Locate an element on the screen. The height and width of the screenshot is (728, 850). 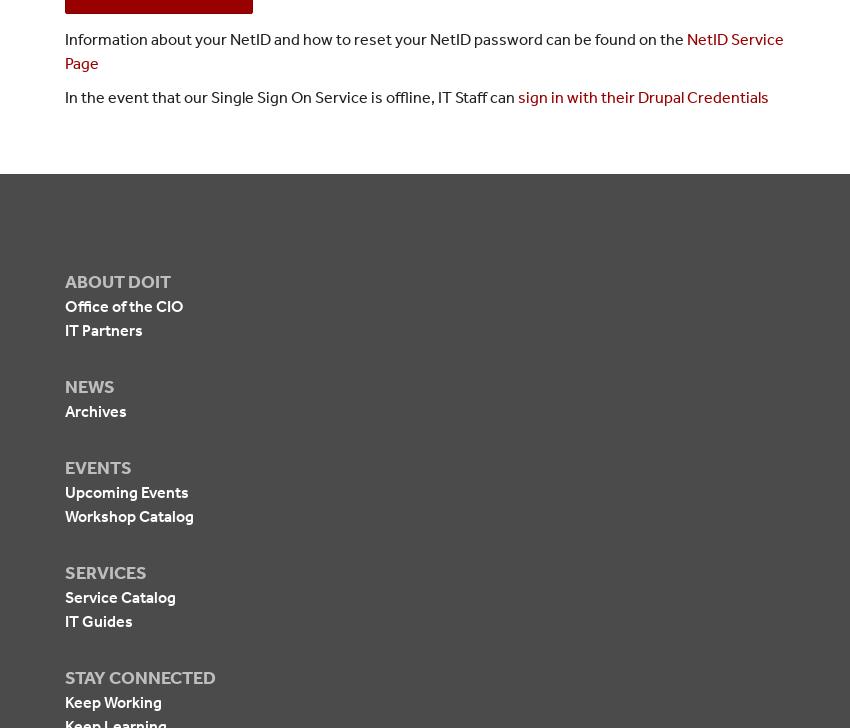
'Keep Working' is located at coordinates (112, 701).